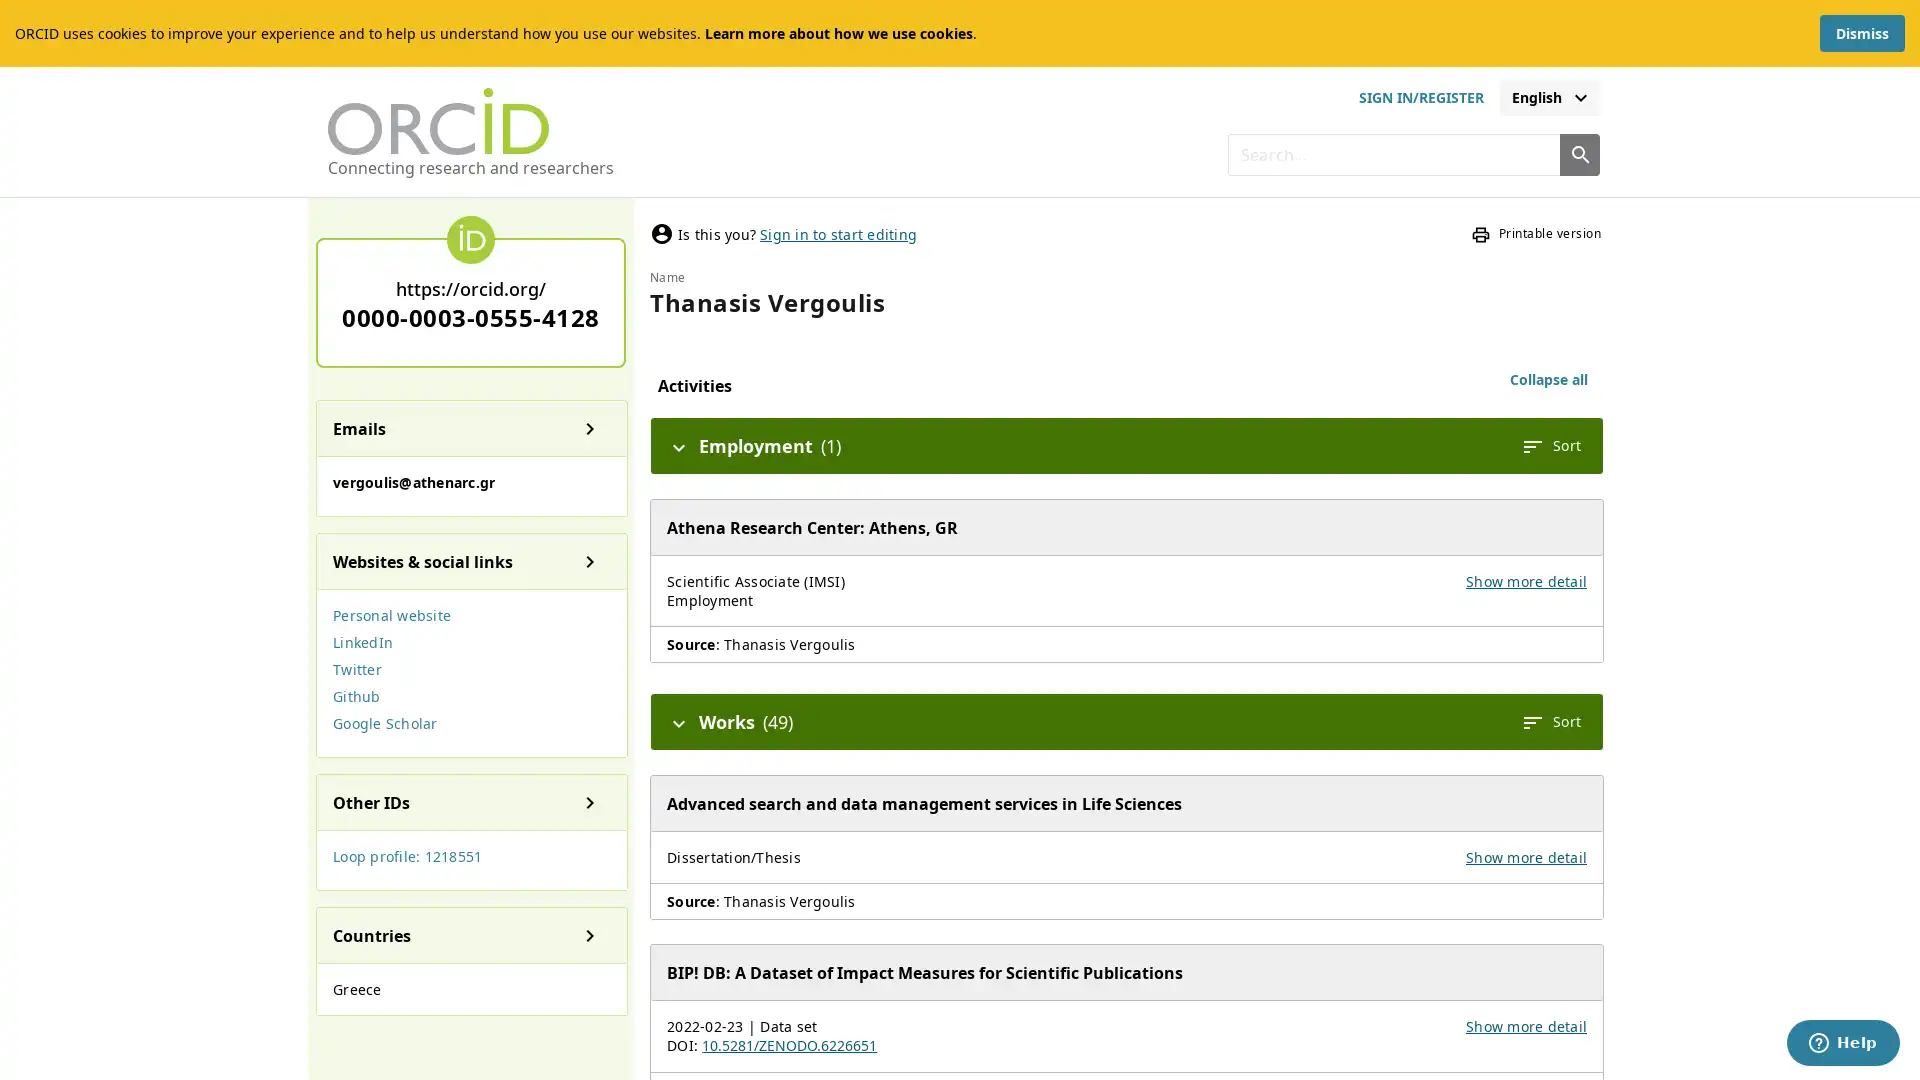 This screenshot has height=1080, width=1920. Describe the element at coordinates (678, 721) in the screenshot. I see `Hide details` at that location.